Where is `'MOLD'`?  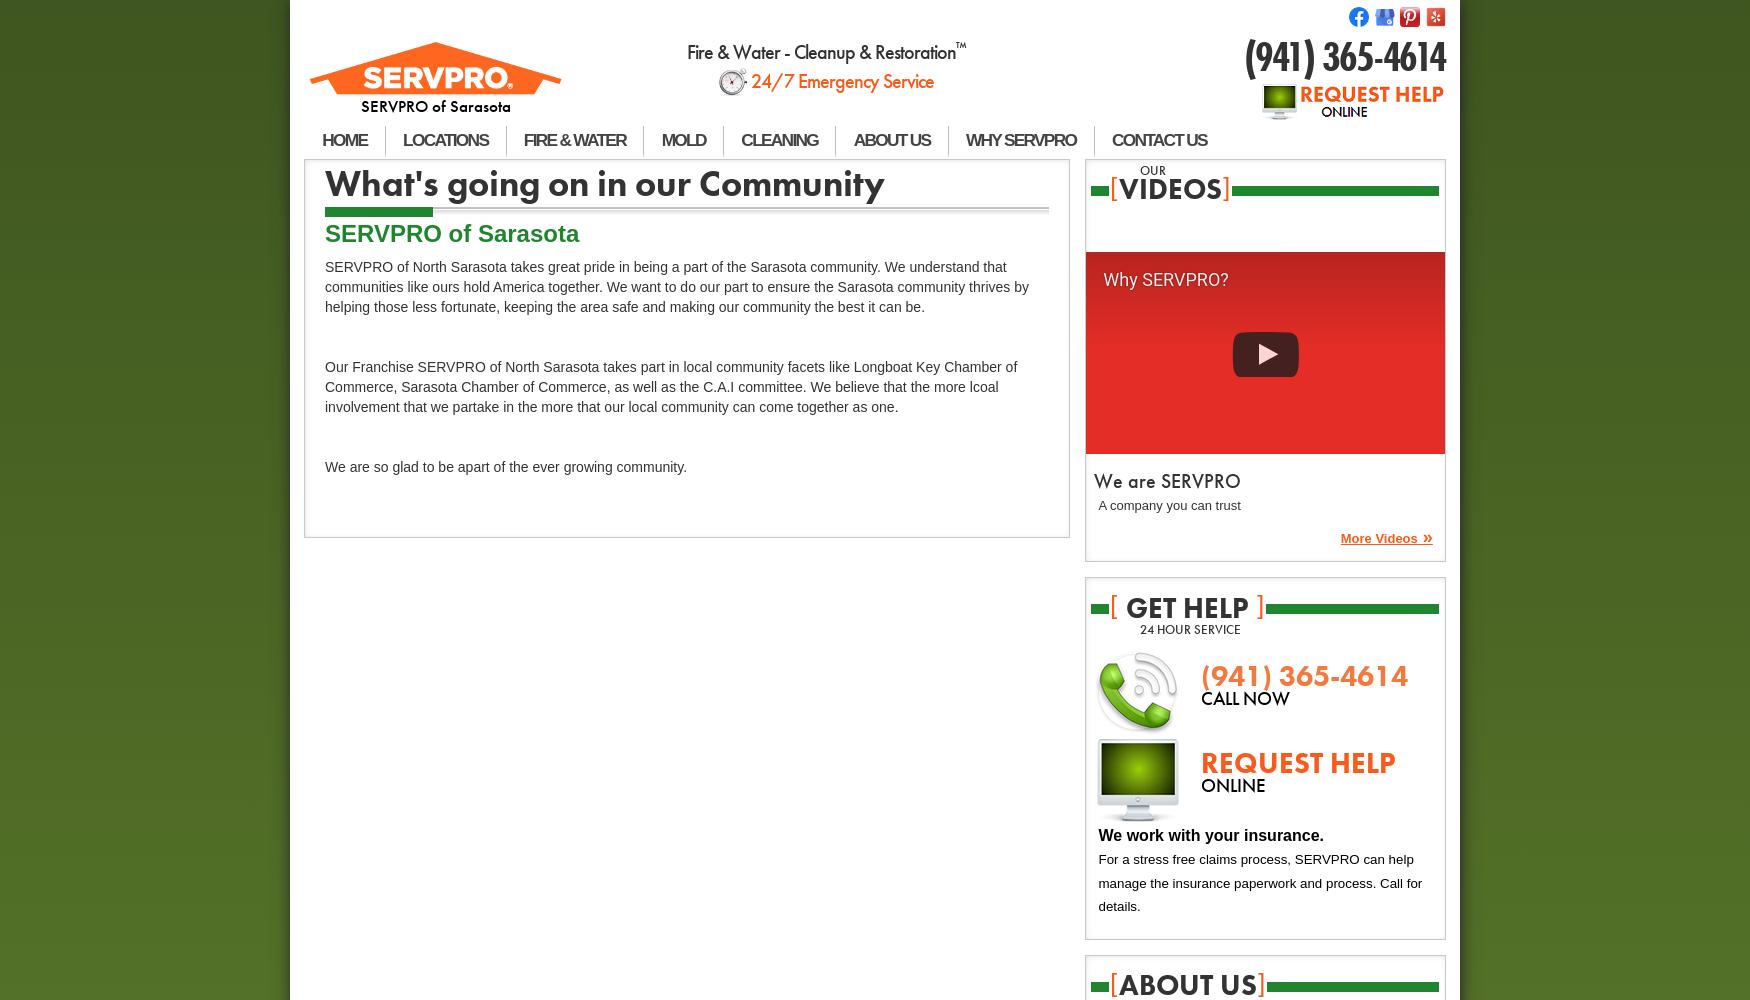 'MOLD' is located at coordinates (682, 140).